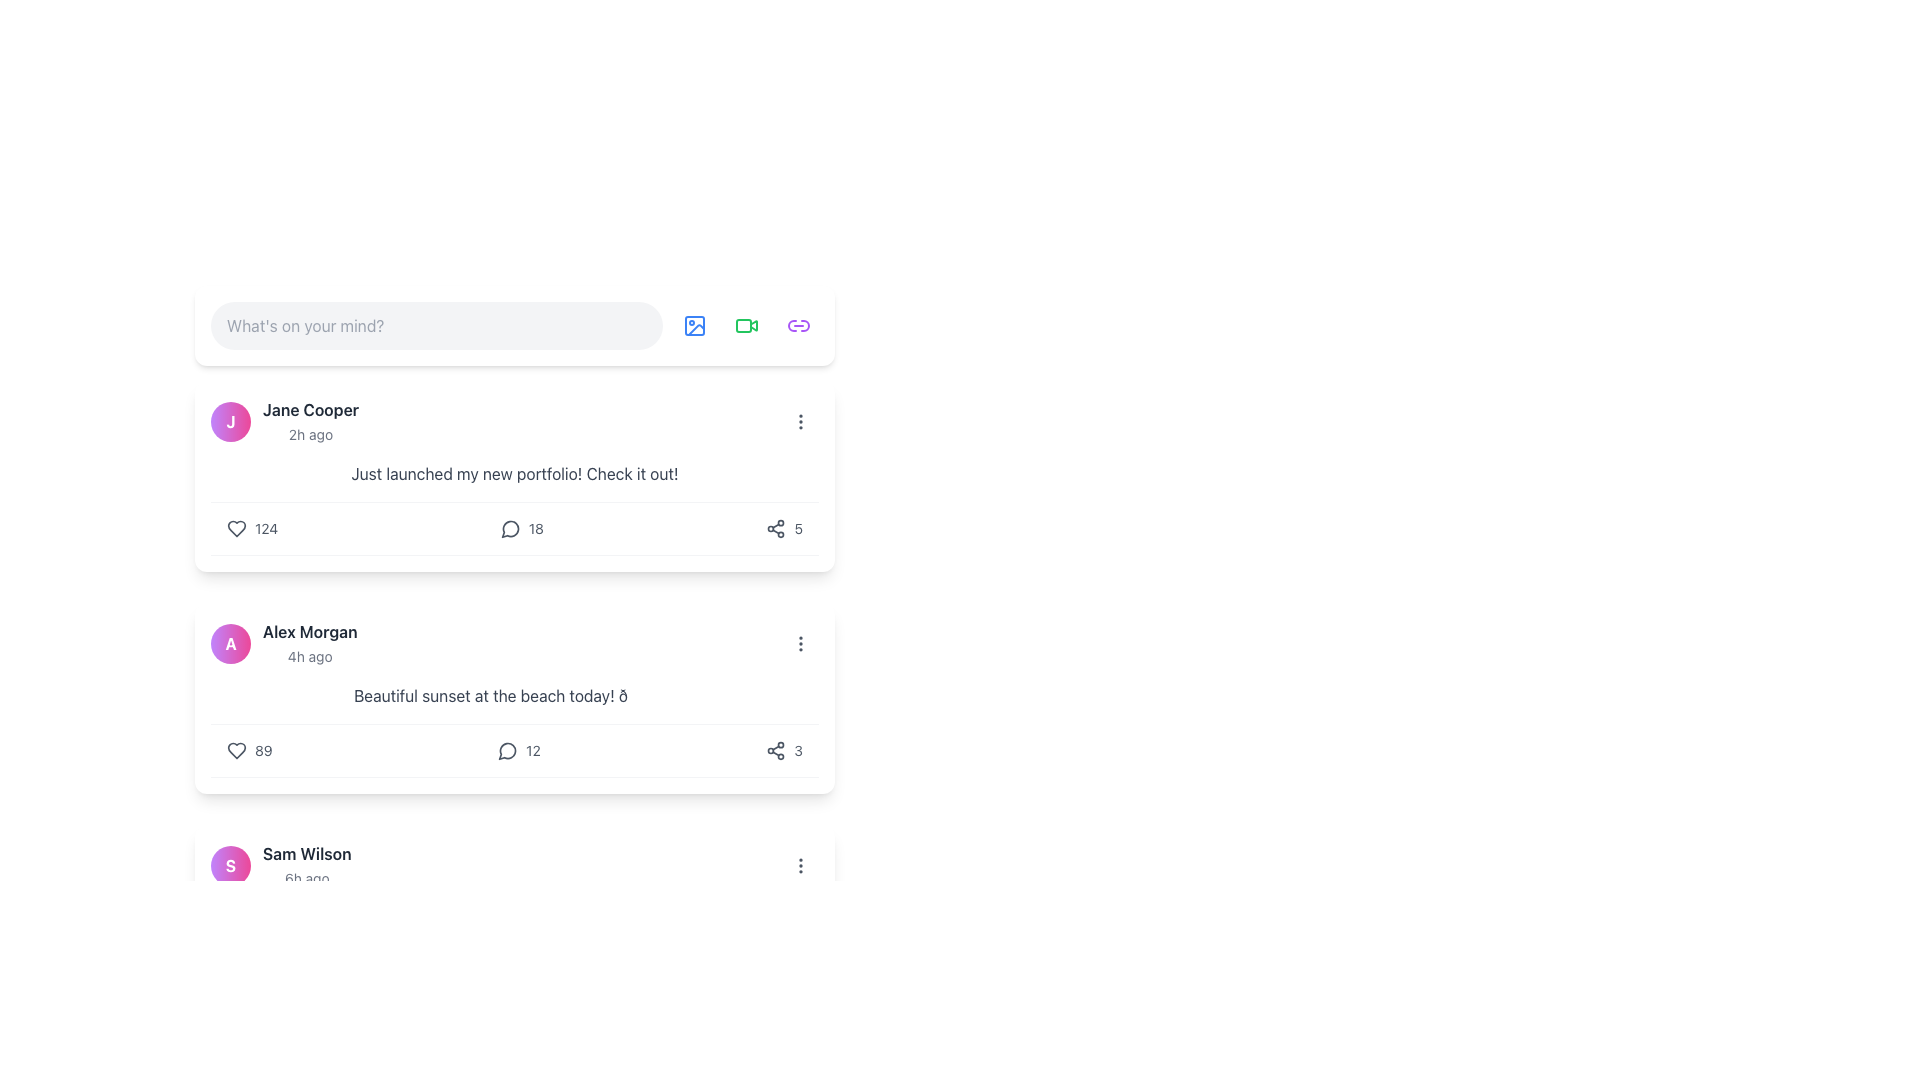  What do you see at coordinates (283, 644) in the screenshot?
I see `the Profile Header Information element that displays the user profile information including avatar, name, and recent activity time, situated below 'Jane Cooper' and above 'Sam Wilson'` at bounding box center [283, 644].